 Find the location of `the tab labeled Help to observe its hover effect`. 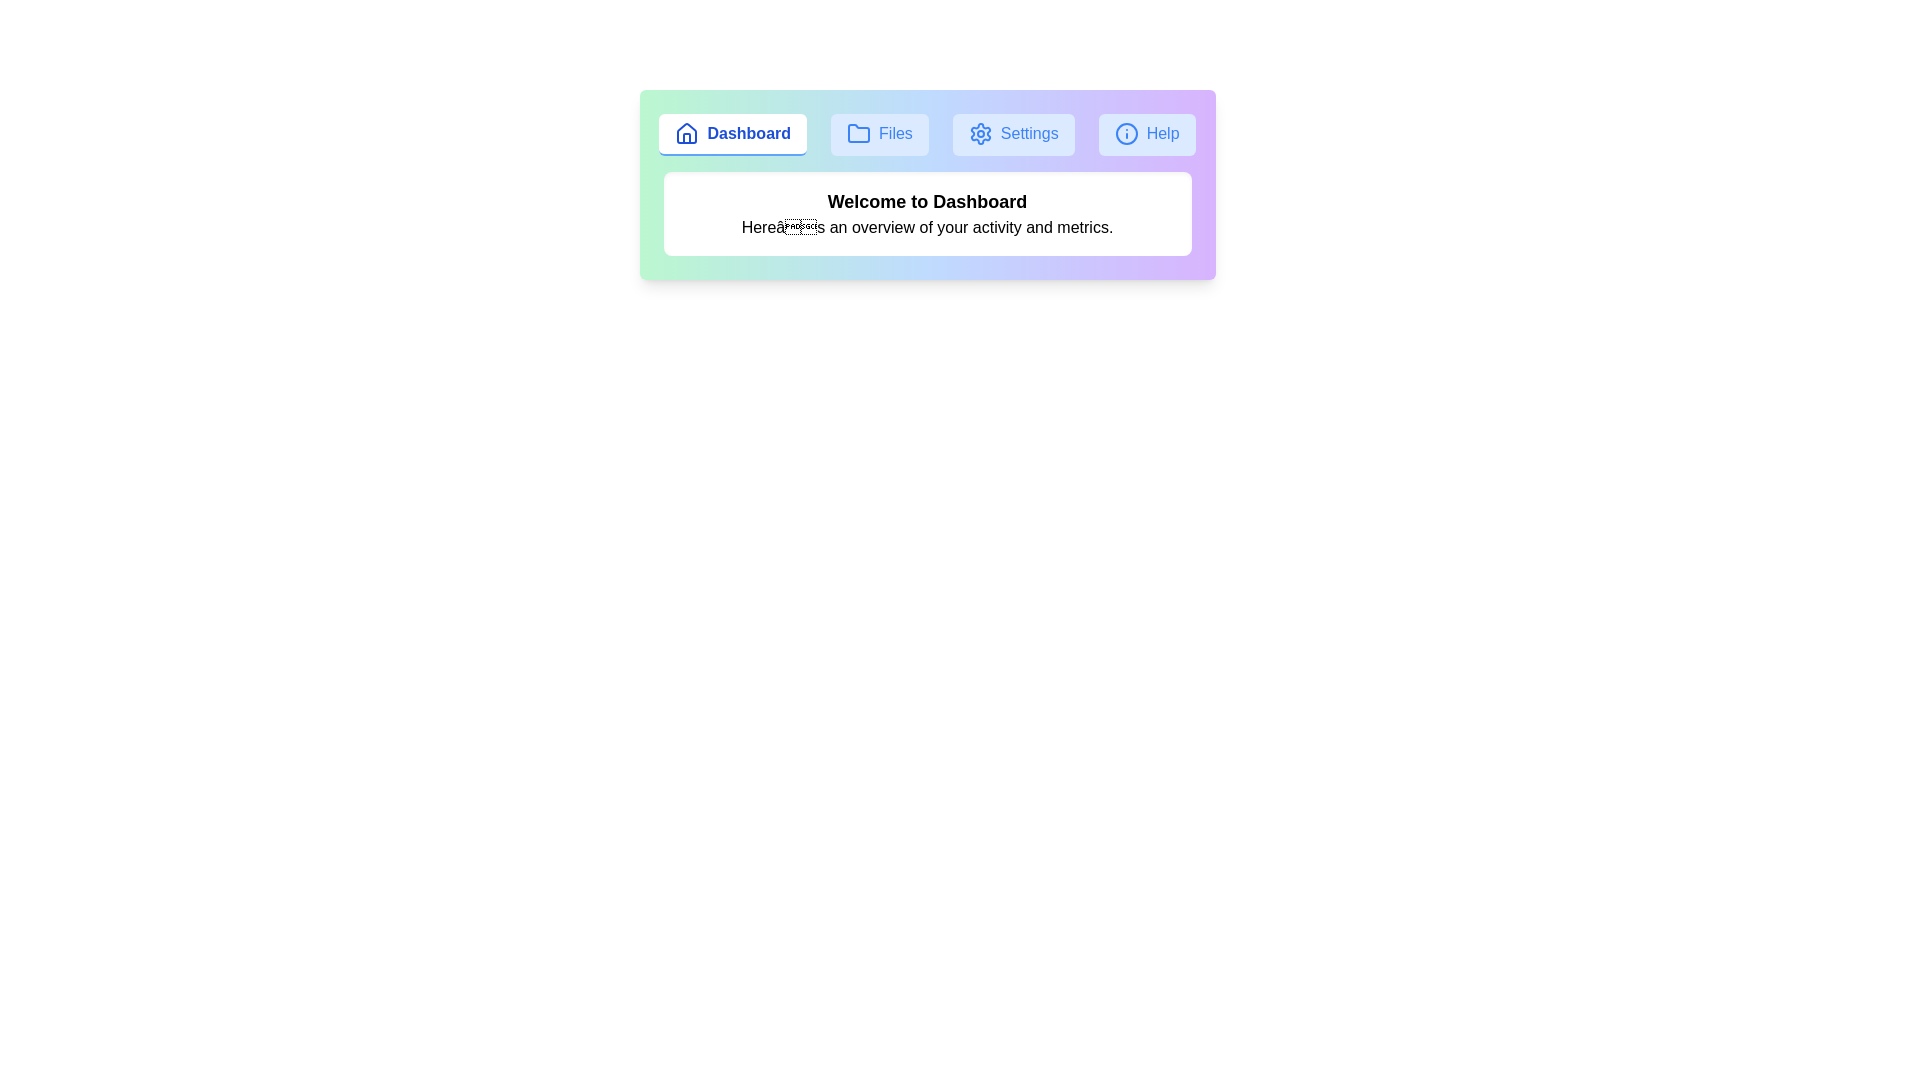

the tab labeled Help to observe its hover effect is located at coordinates (1147, 135).